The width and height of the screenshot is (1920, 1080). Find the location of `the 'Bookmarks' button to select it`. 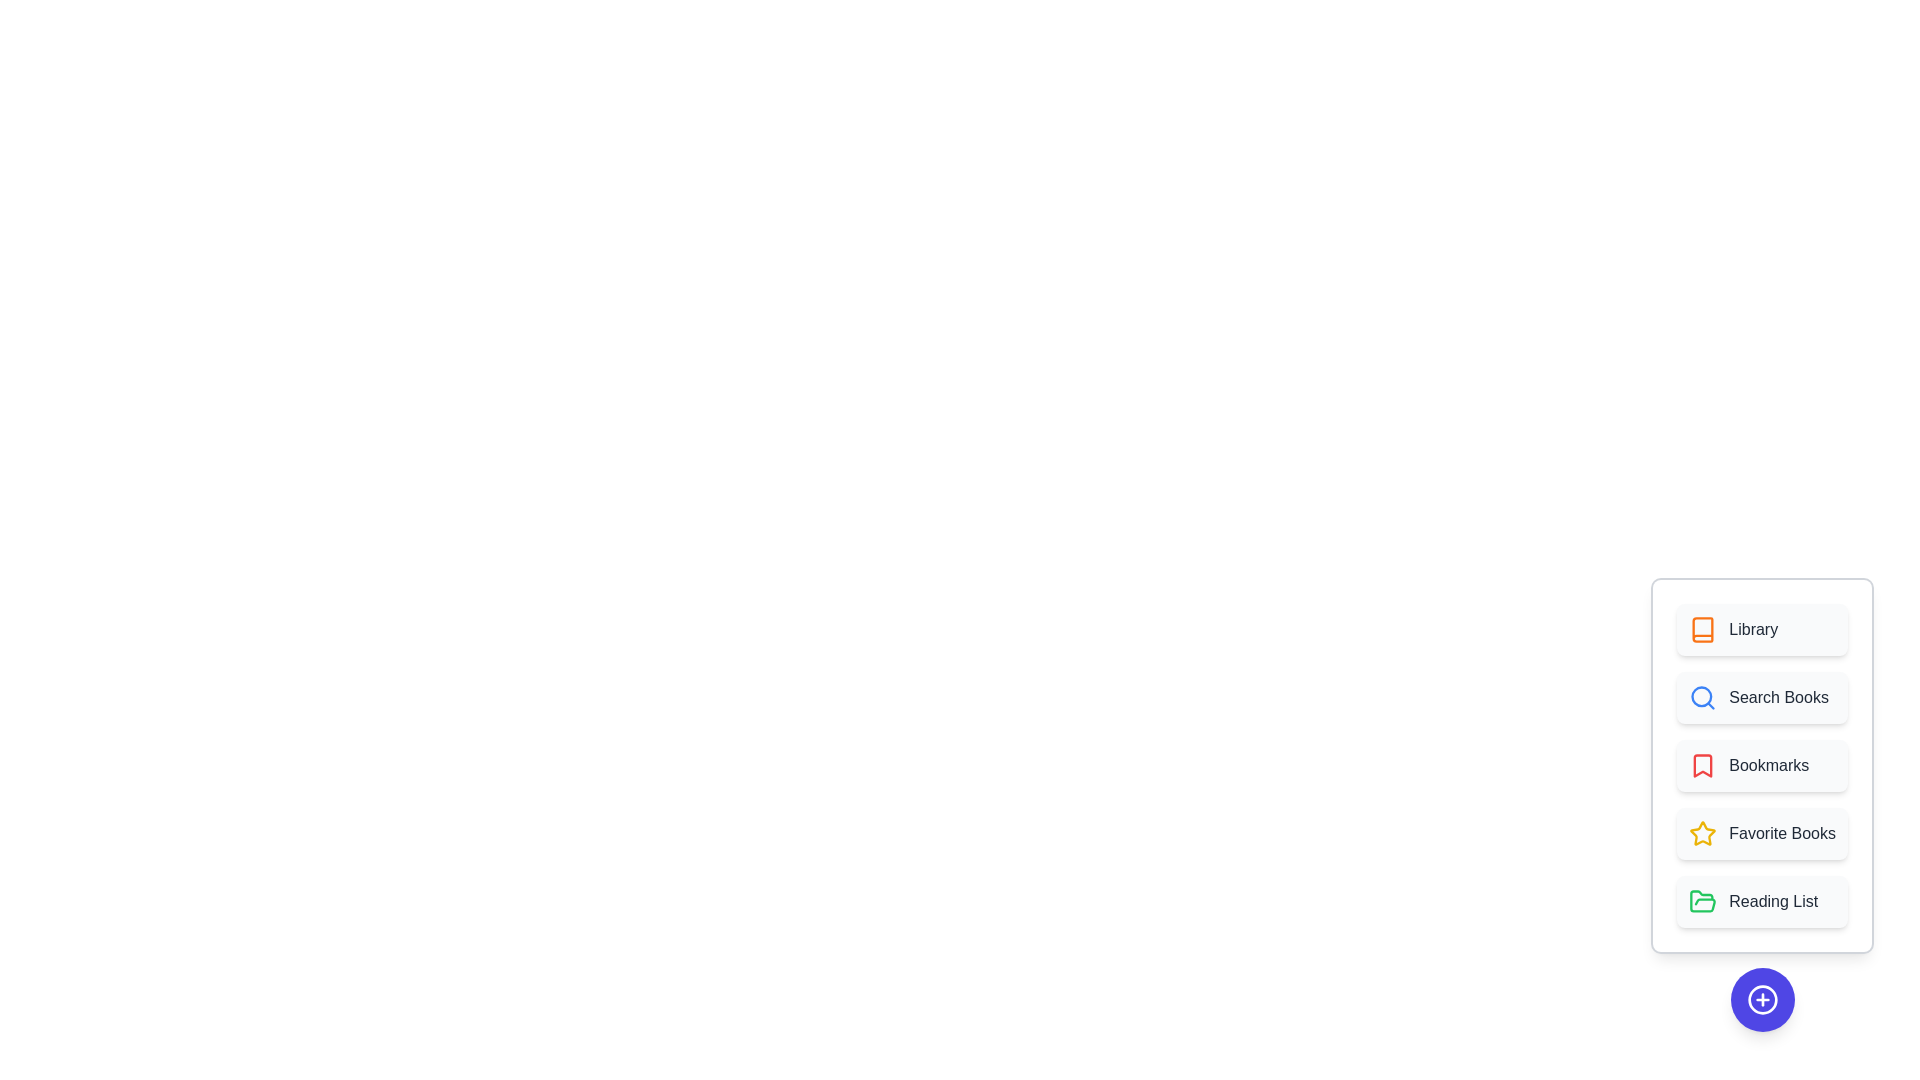

the 'Bookmarks' button to select it is located at coordinates (1762, 765).